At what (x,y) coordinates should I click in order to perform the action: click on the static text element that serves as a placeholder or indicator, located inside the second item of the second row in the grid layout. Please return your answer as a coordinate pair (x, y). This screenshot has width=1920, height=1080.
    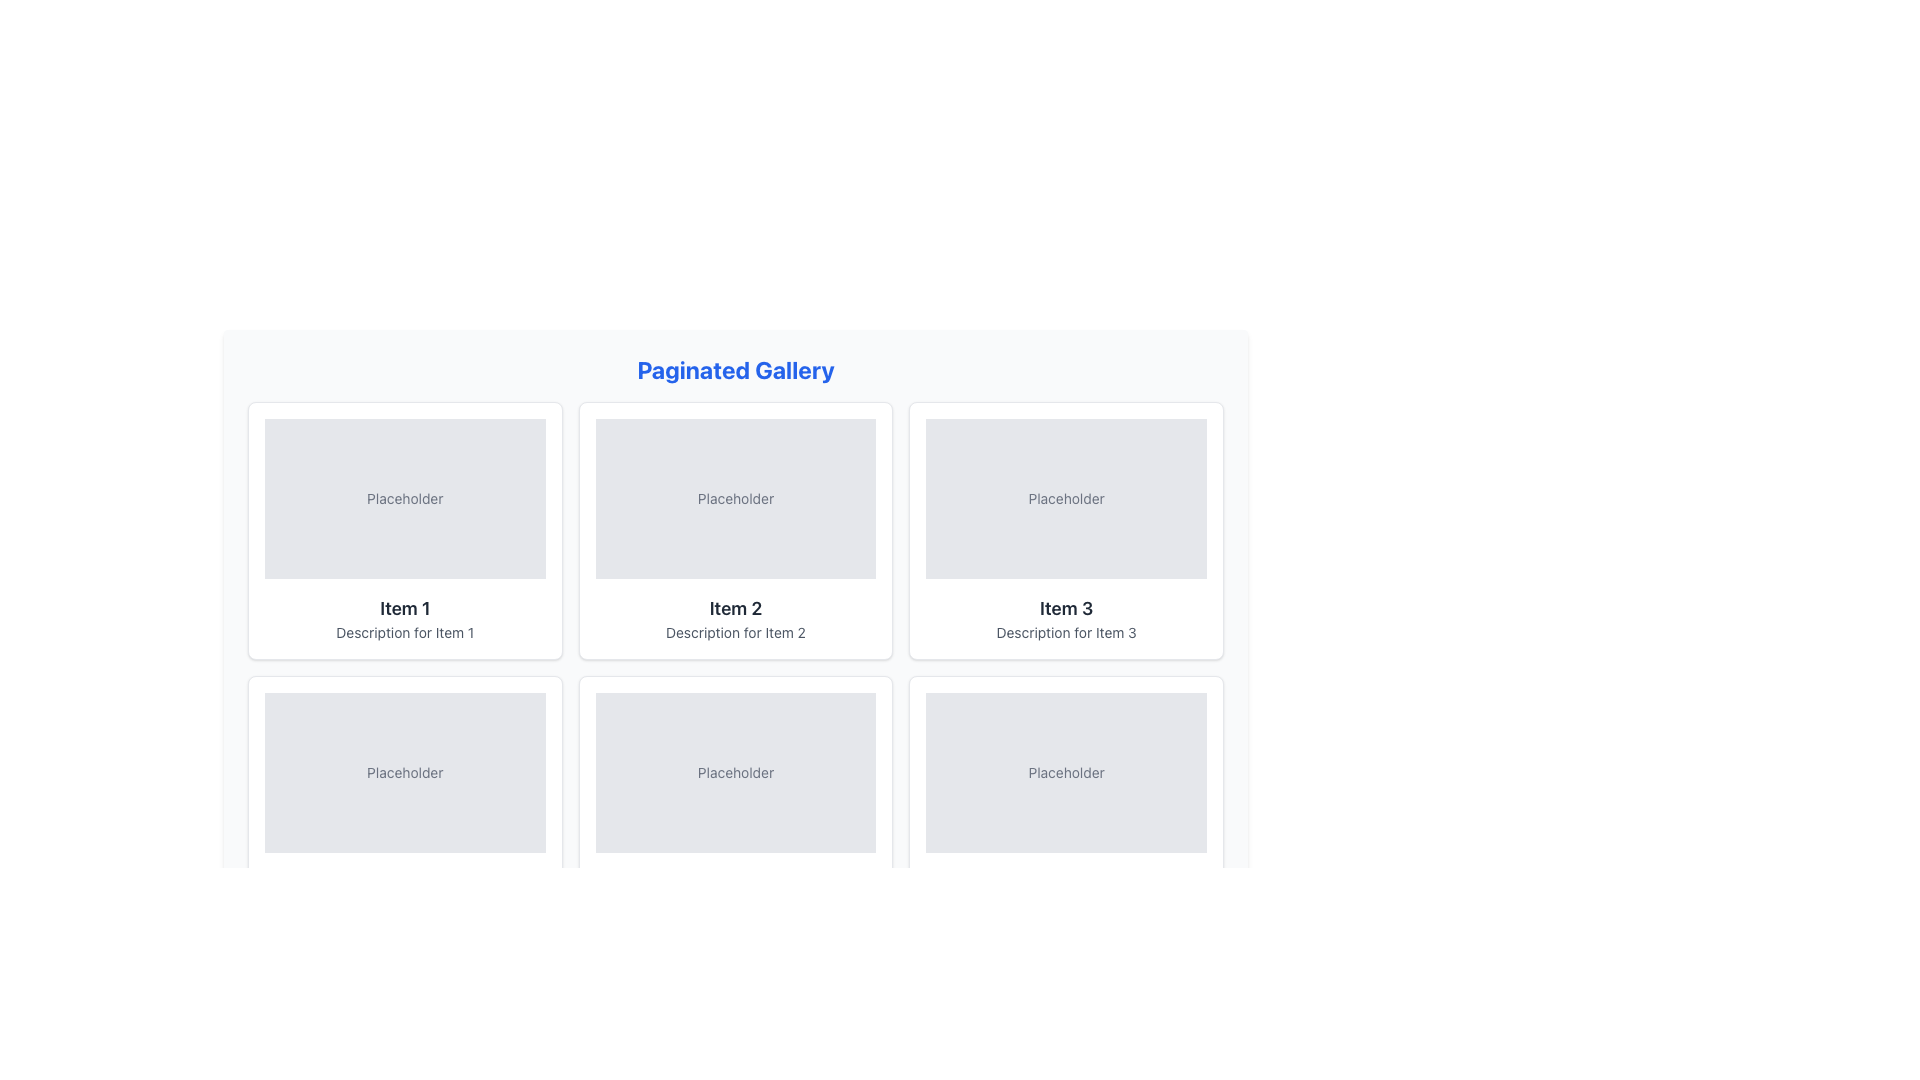
    Looking at the image, I should click on (734, 497).